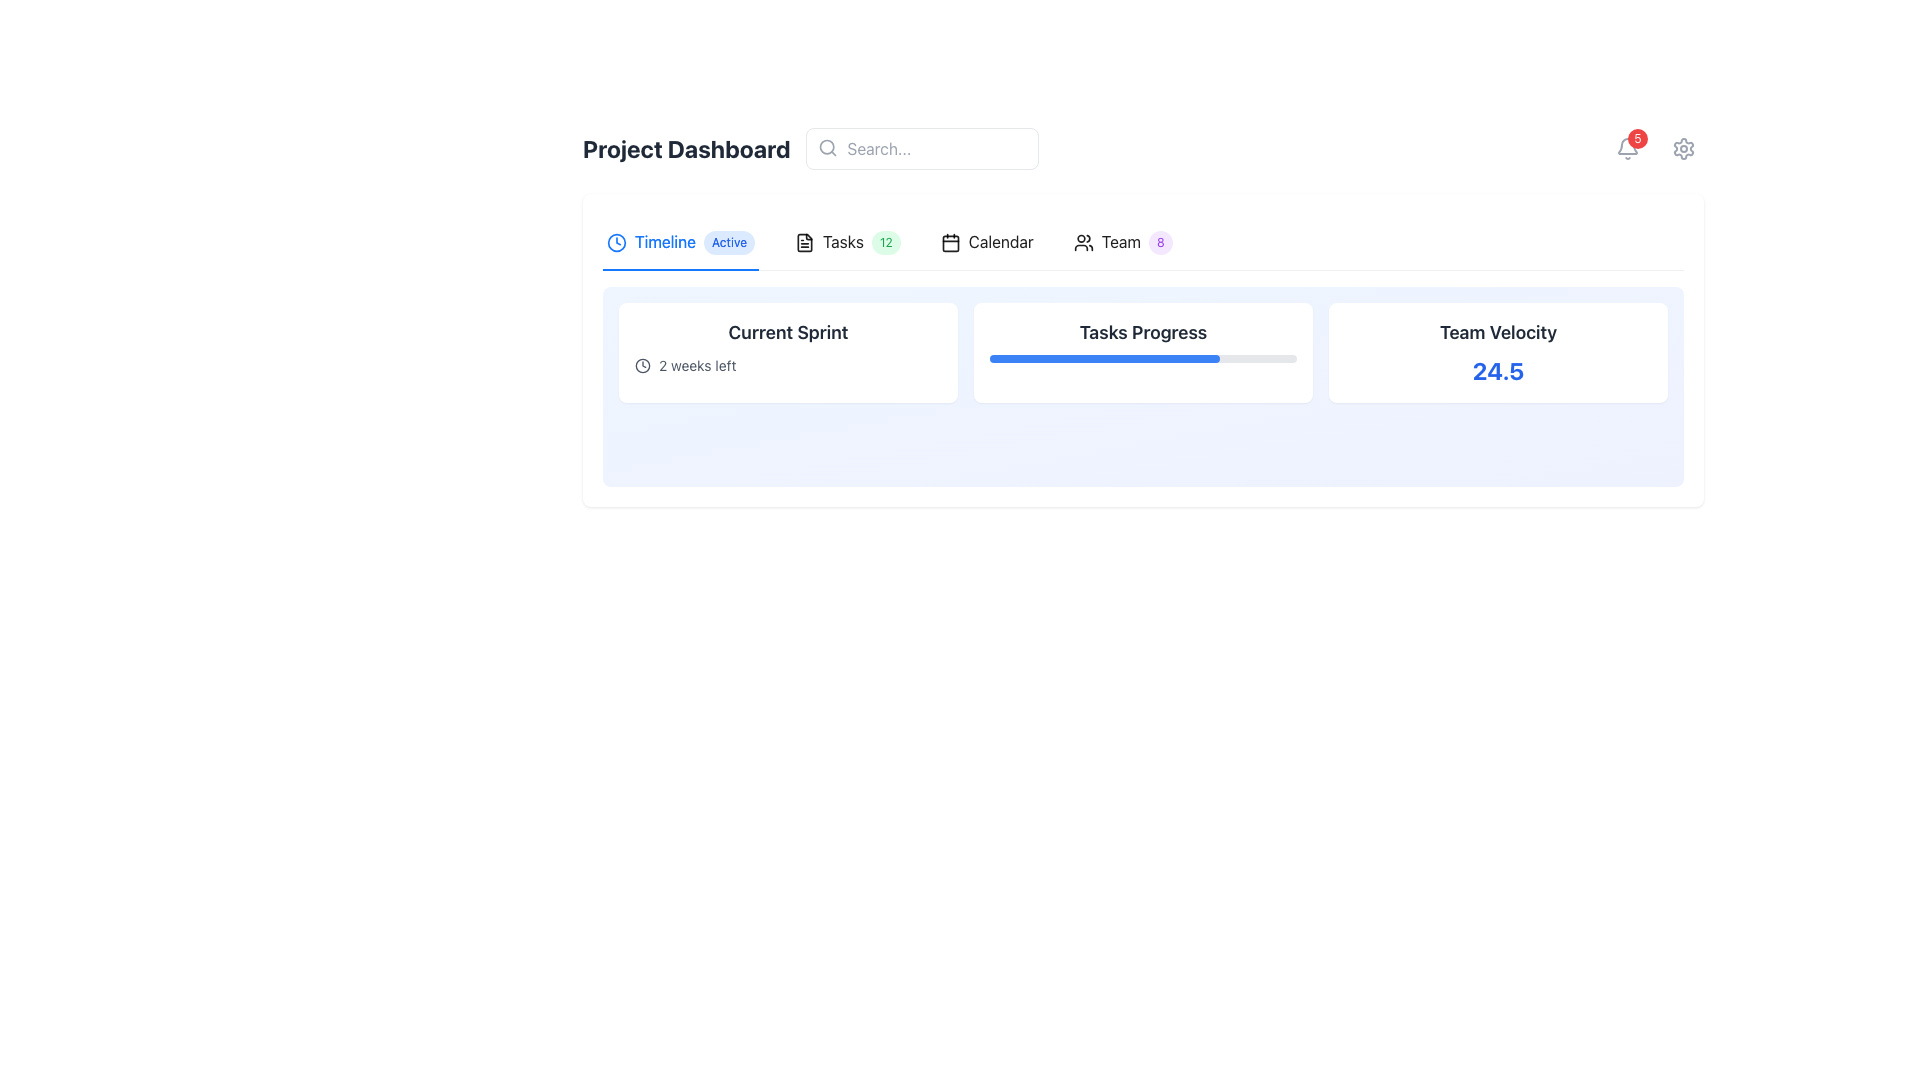  What do you see at coordinates (681, 241) in the screenshot?
I see `the 'Timeline' tab, which is the leftmost item in the horizontal tab menu at the top of the interface` at bounding box center [681, 241].